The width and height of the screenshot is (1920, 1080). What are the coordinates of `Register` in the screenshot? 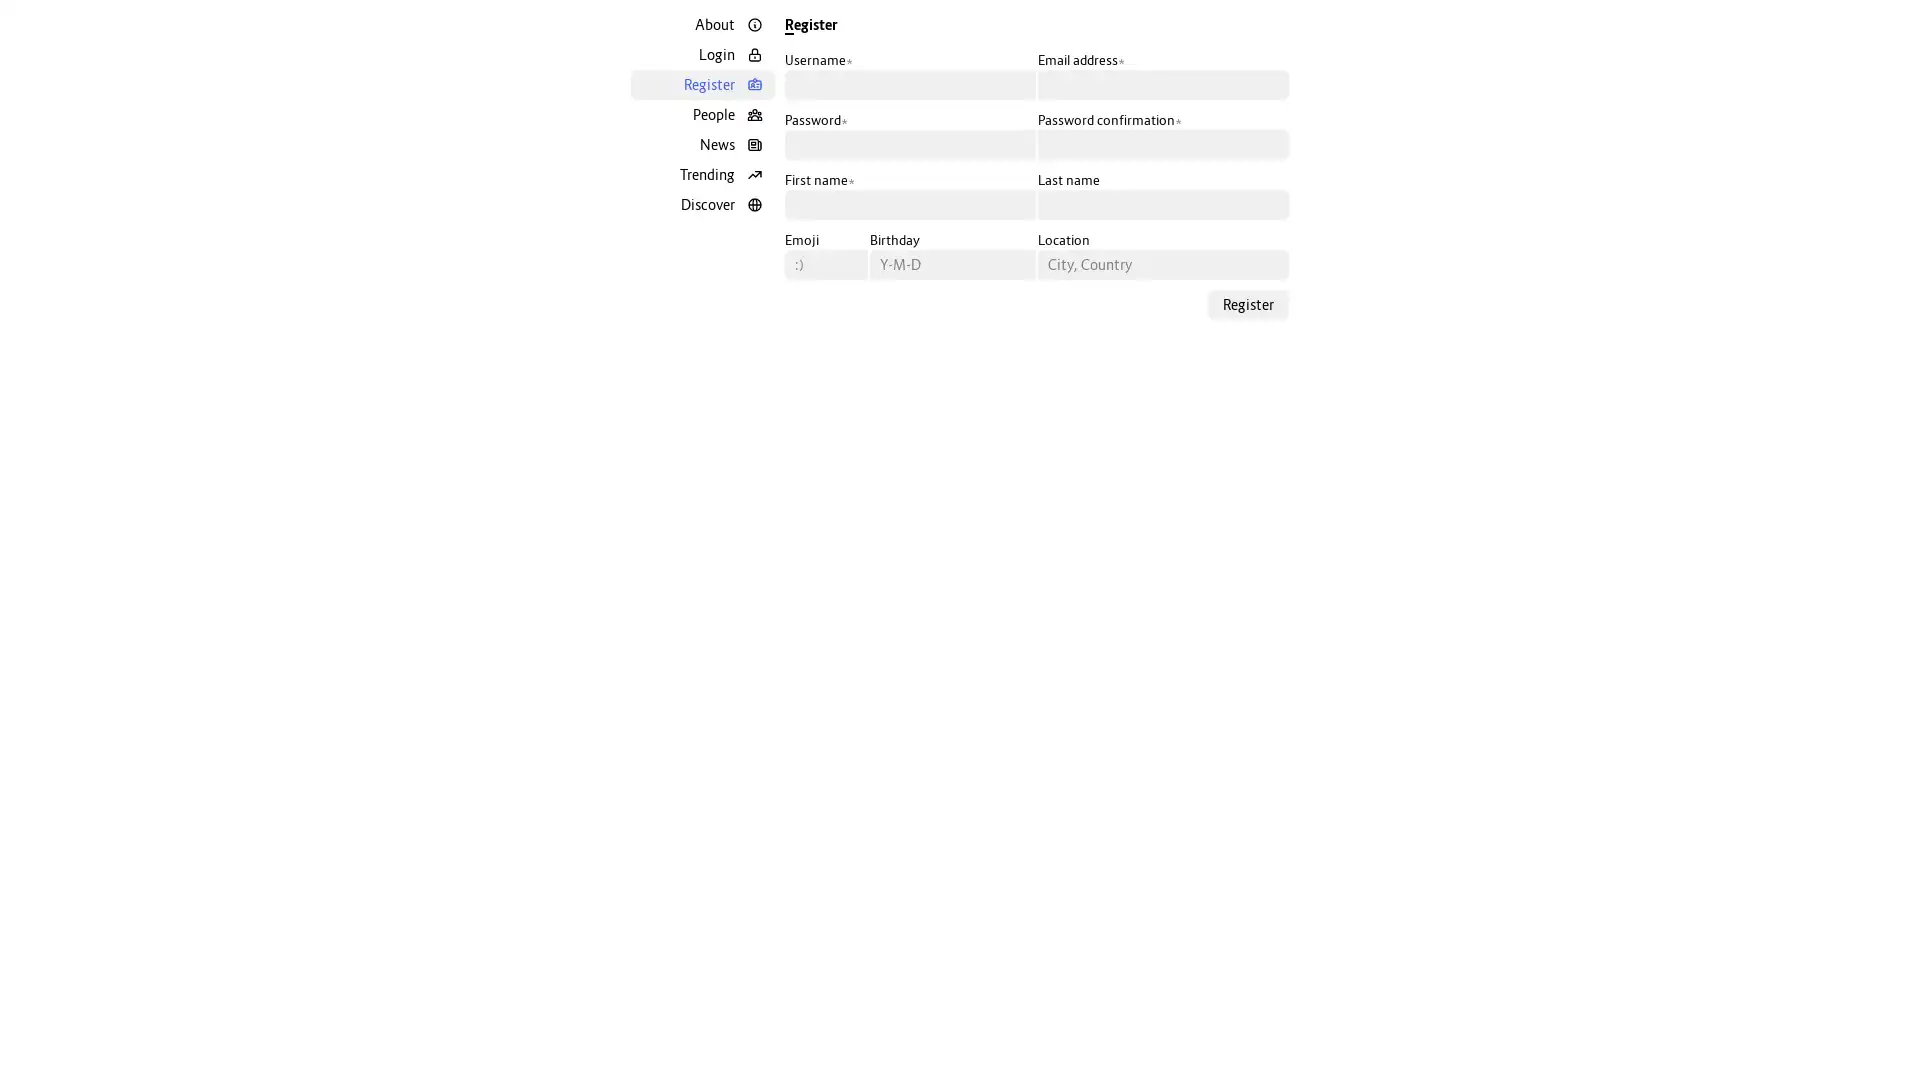 It's located at (1247, 304).